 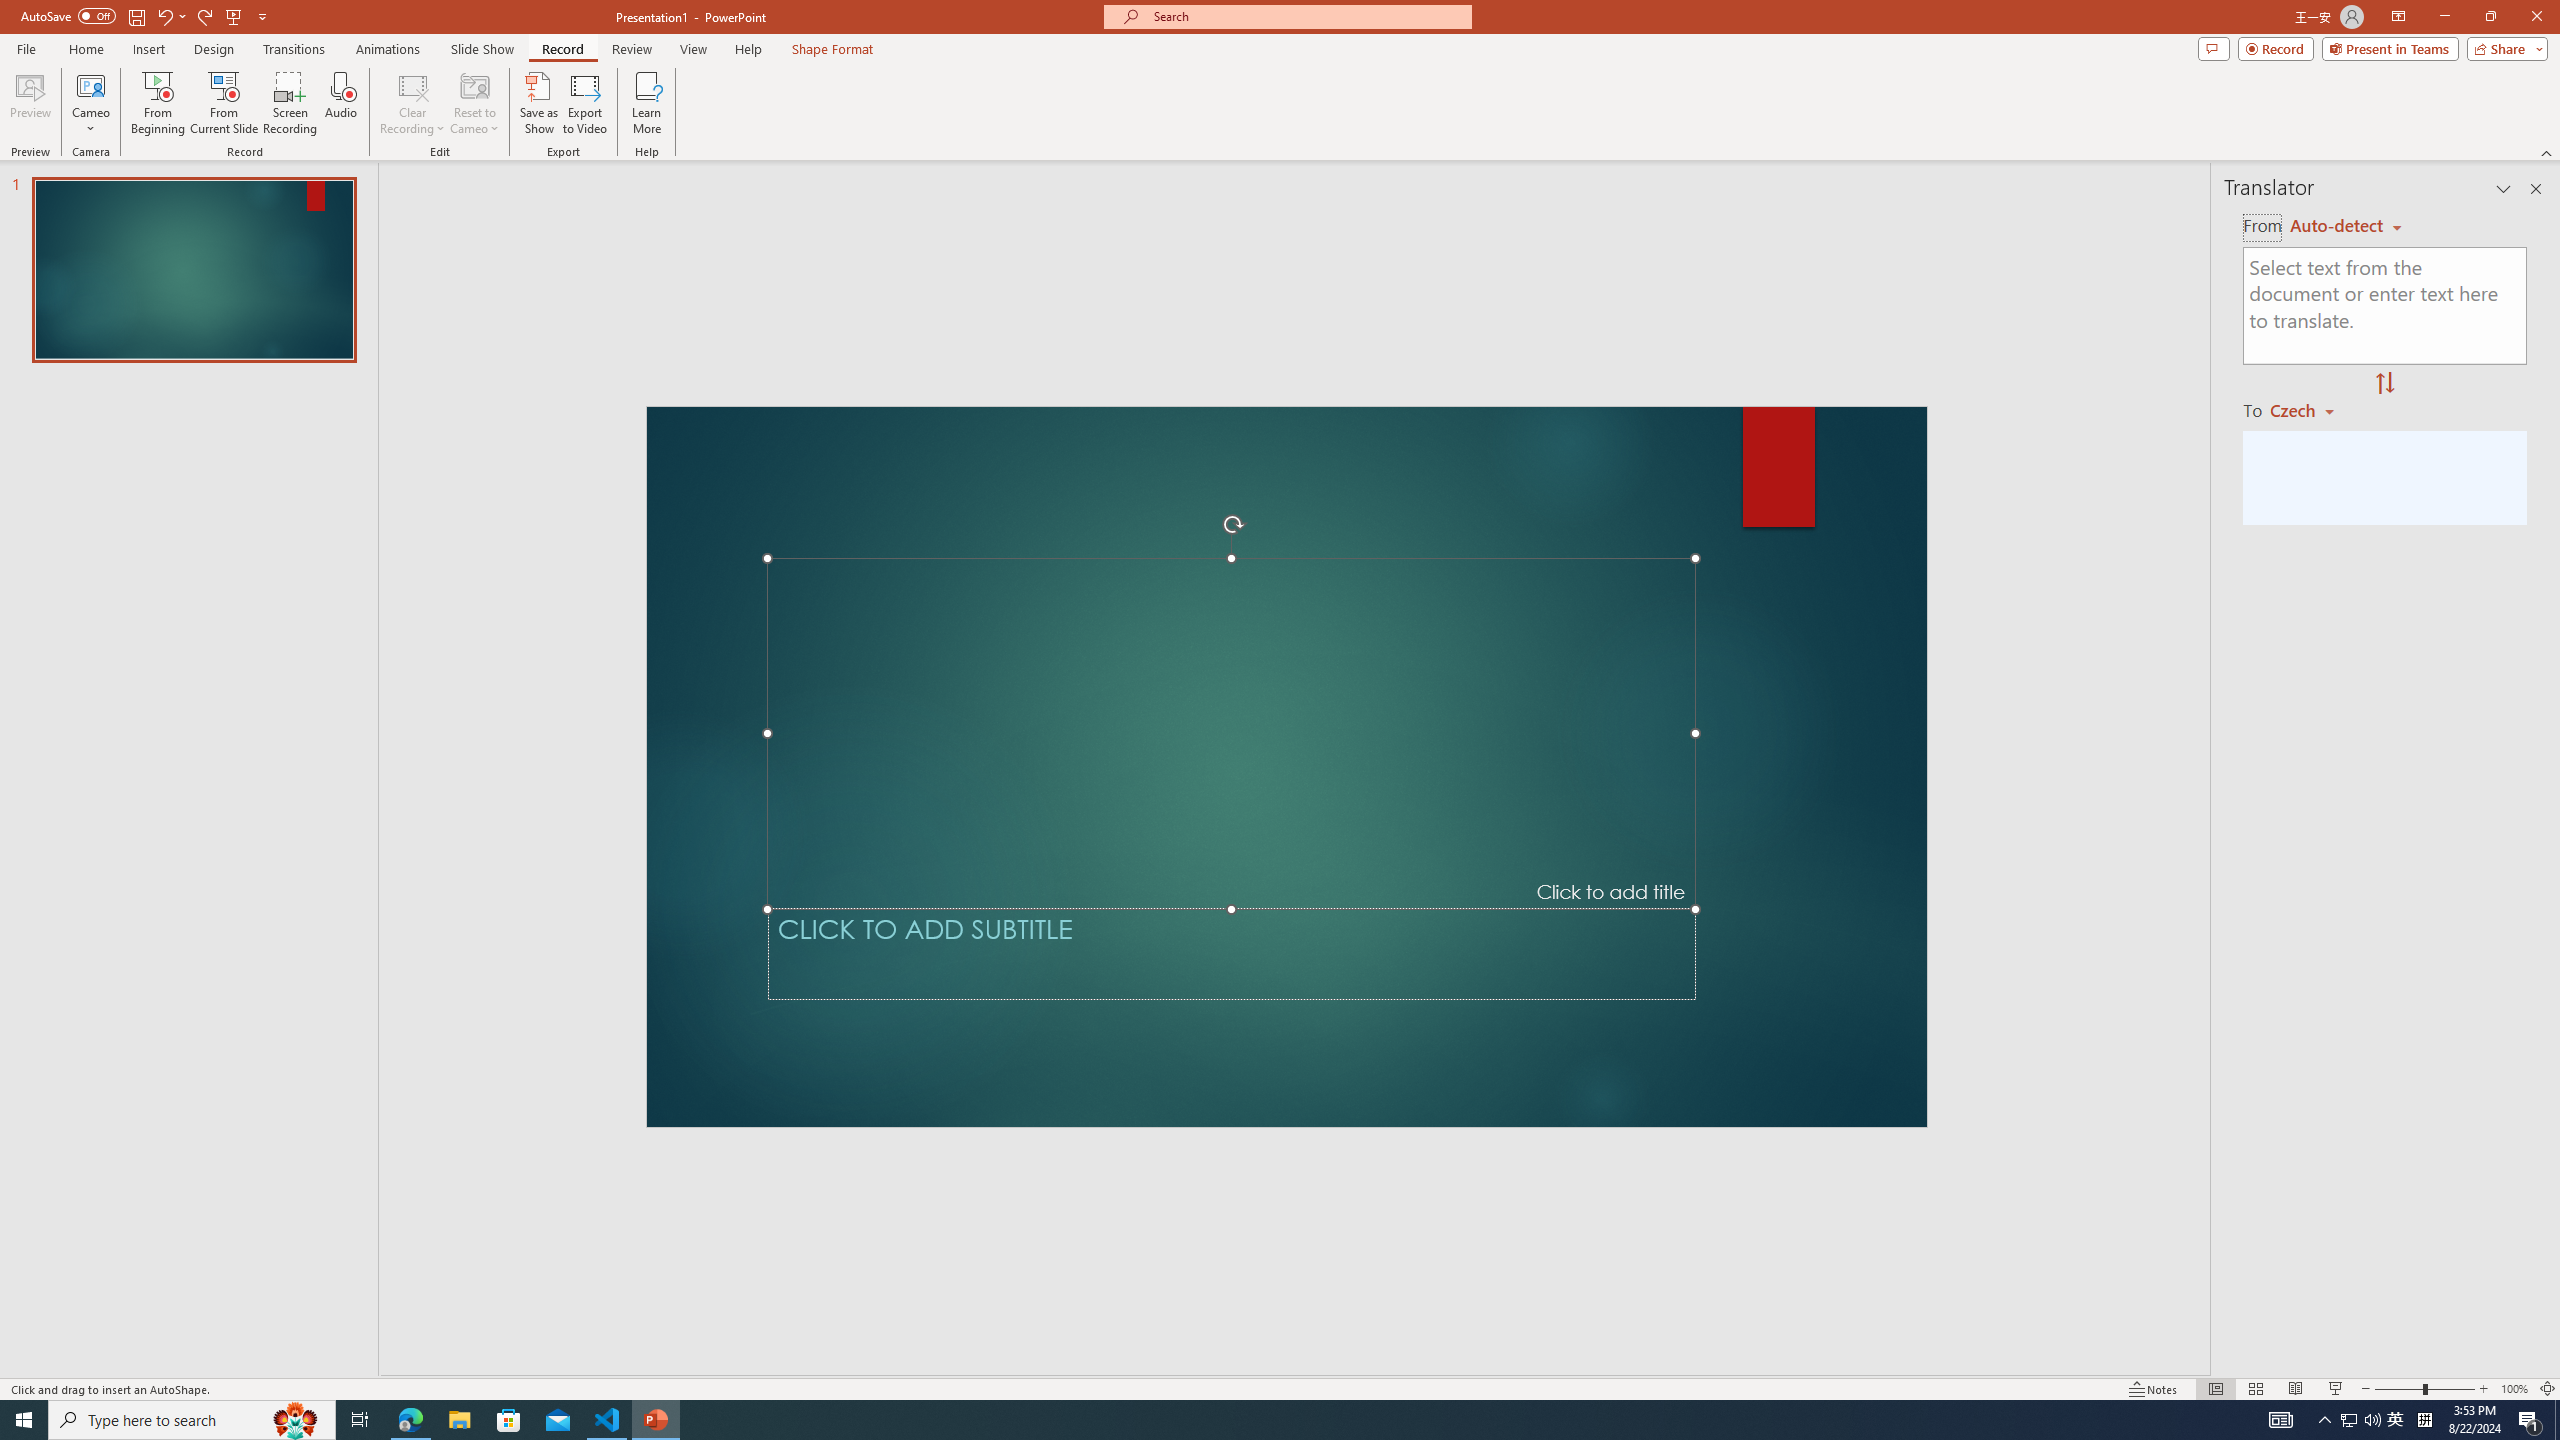 I want to click on 'Slide Sorter', so click(x=2254, y=1389).